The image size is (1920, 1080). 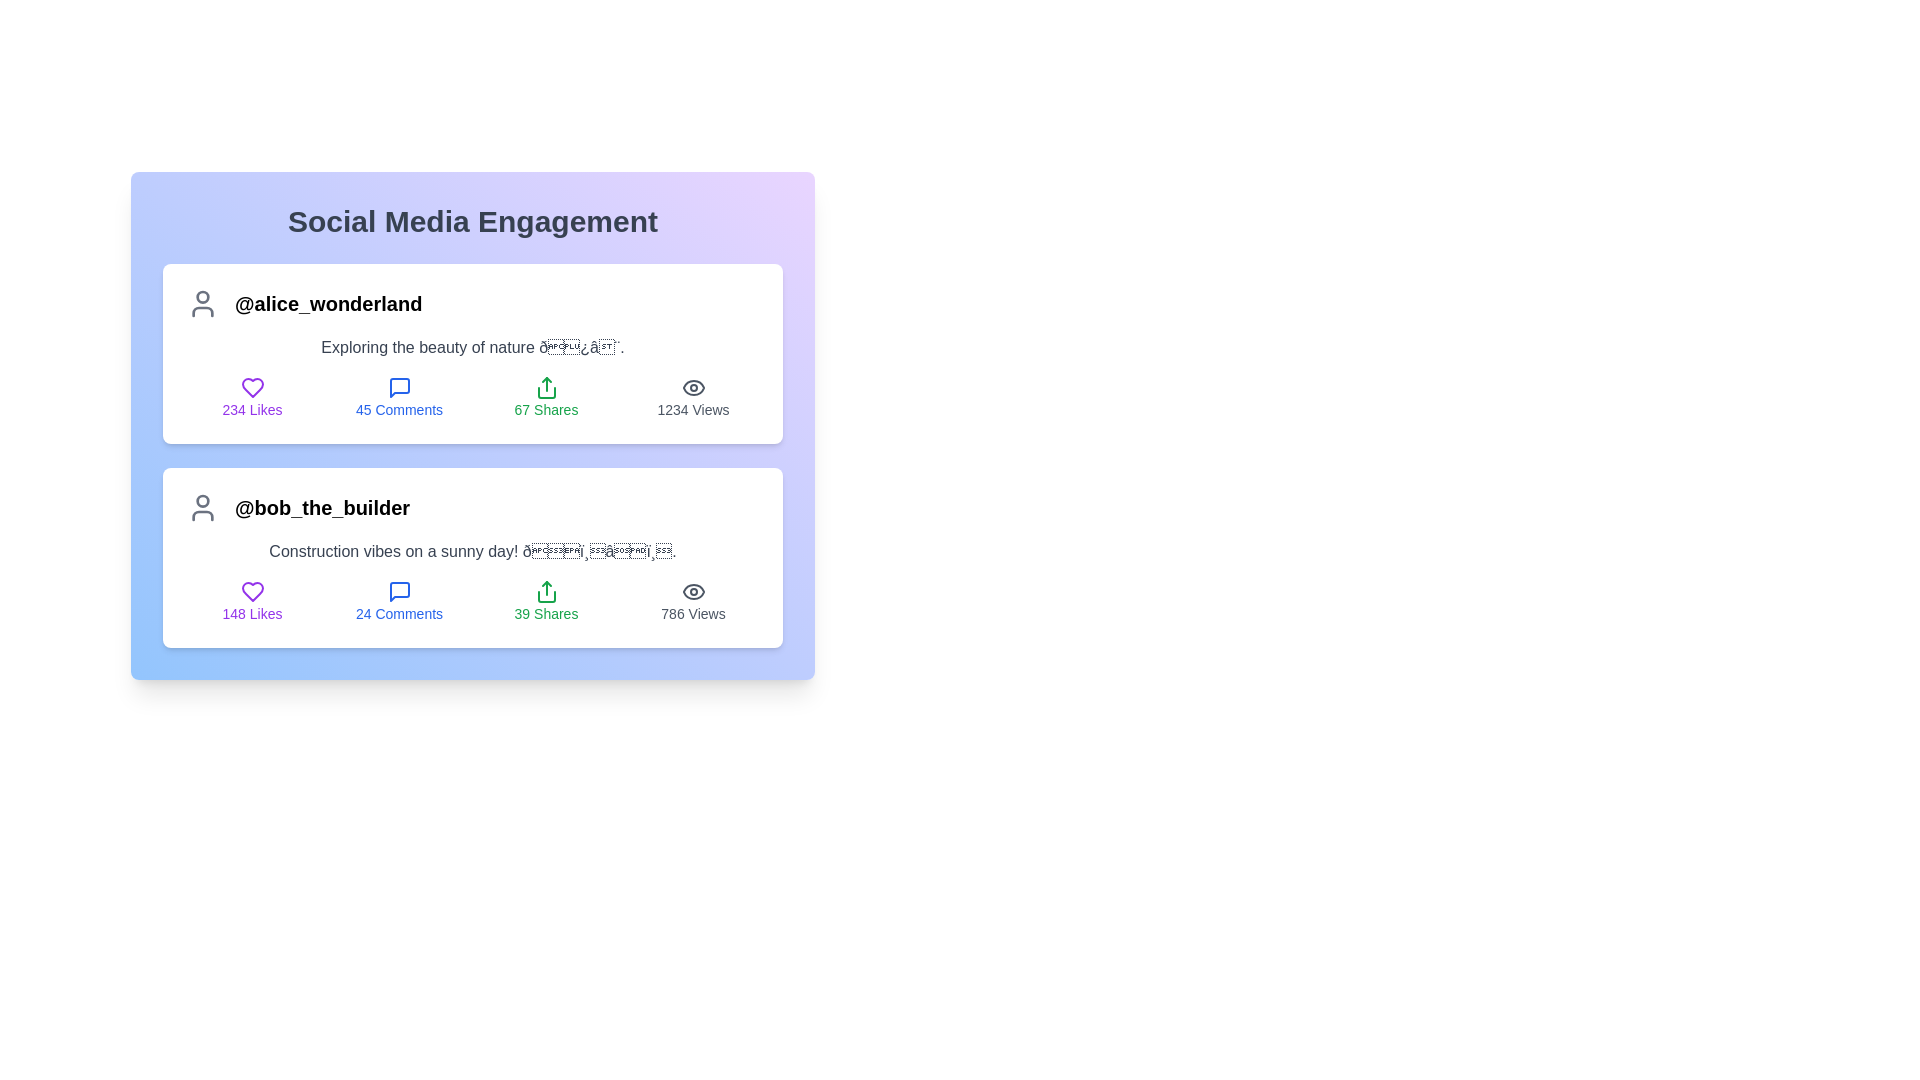 What do you see at coordinates (546, 612) in the screenshot?
I see `the '39 Shares' text label located in the lower right segment of the second post to interact with related engagement metrics` at bounding box center [546, 612].